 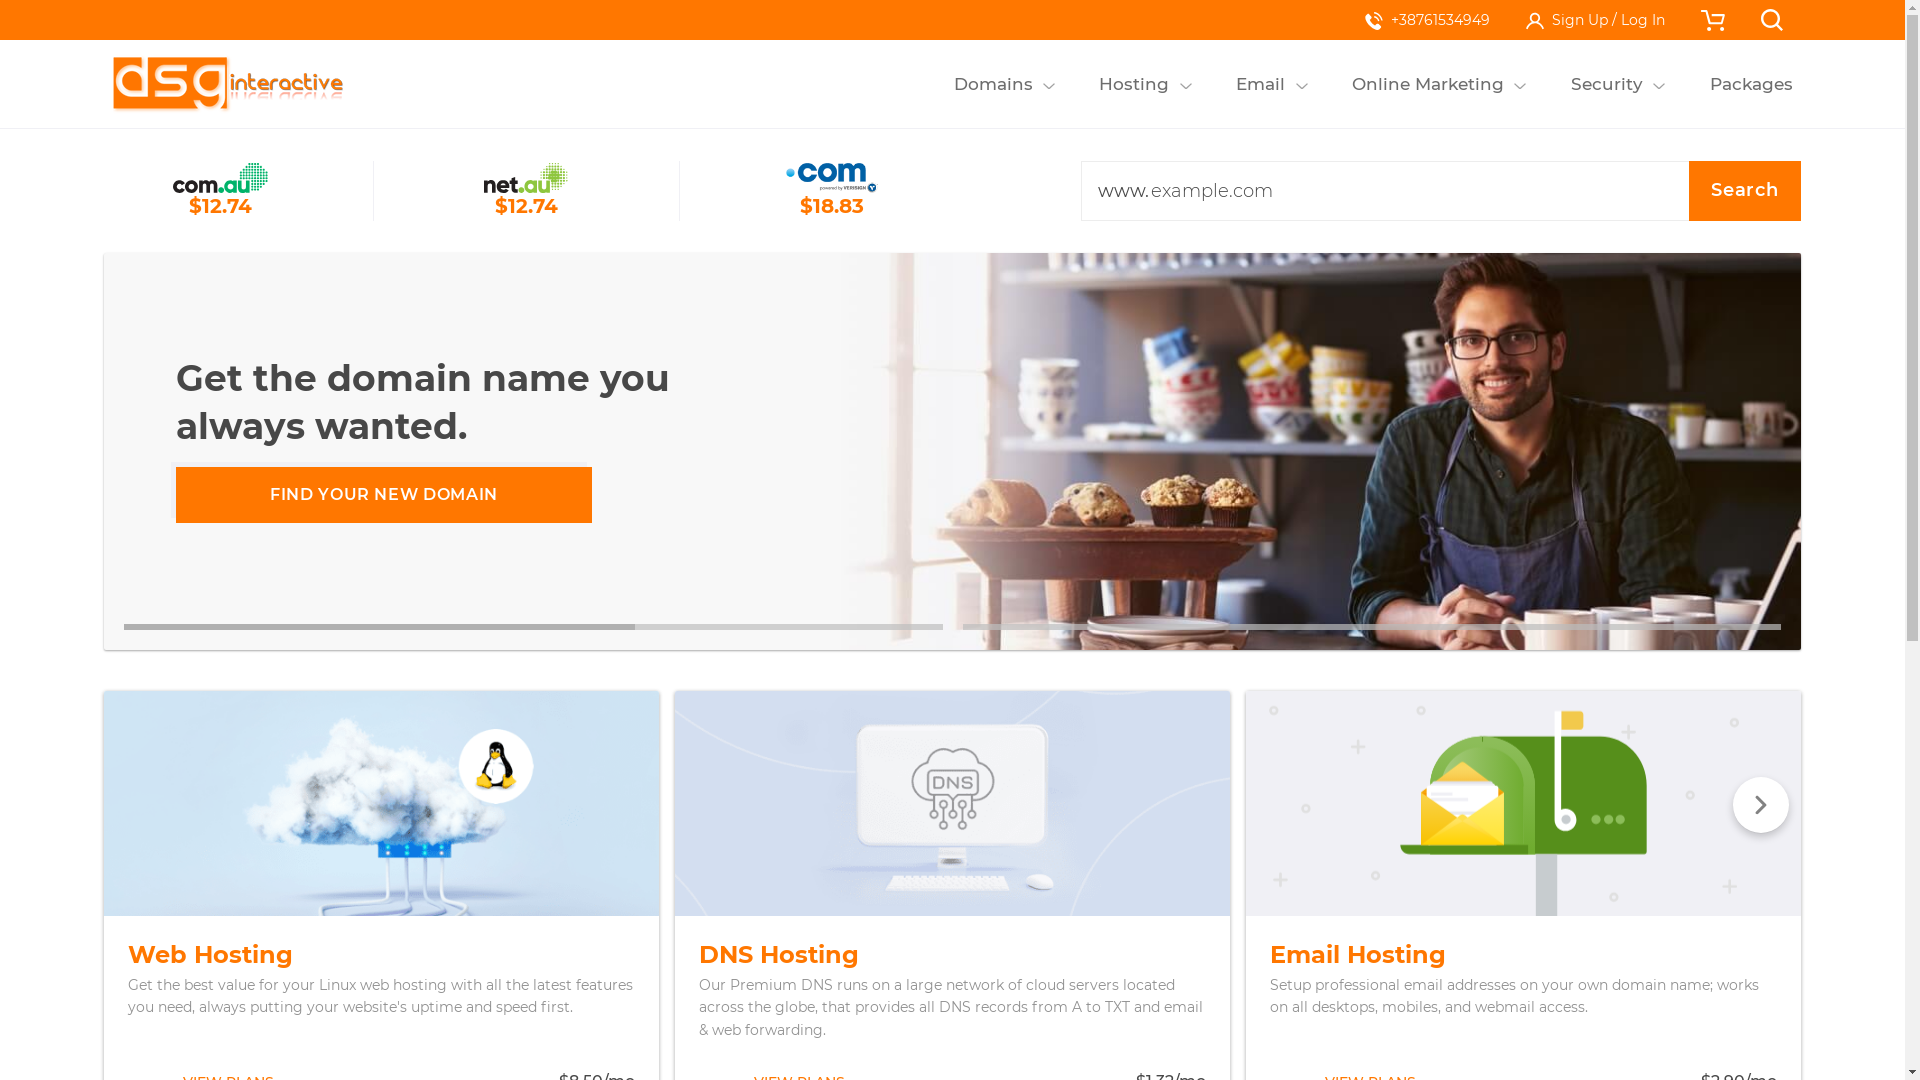 I want to click on 'Security', so click(x=1606, y=83).